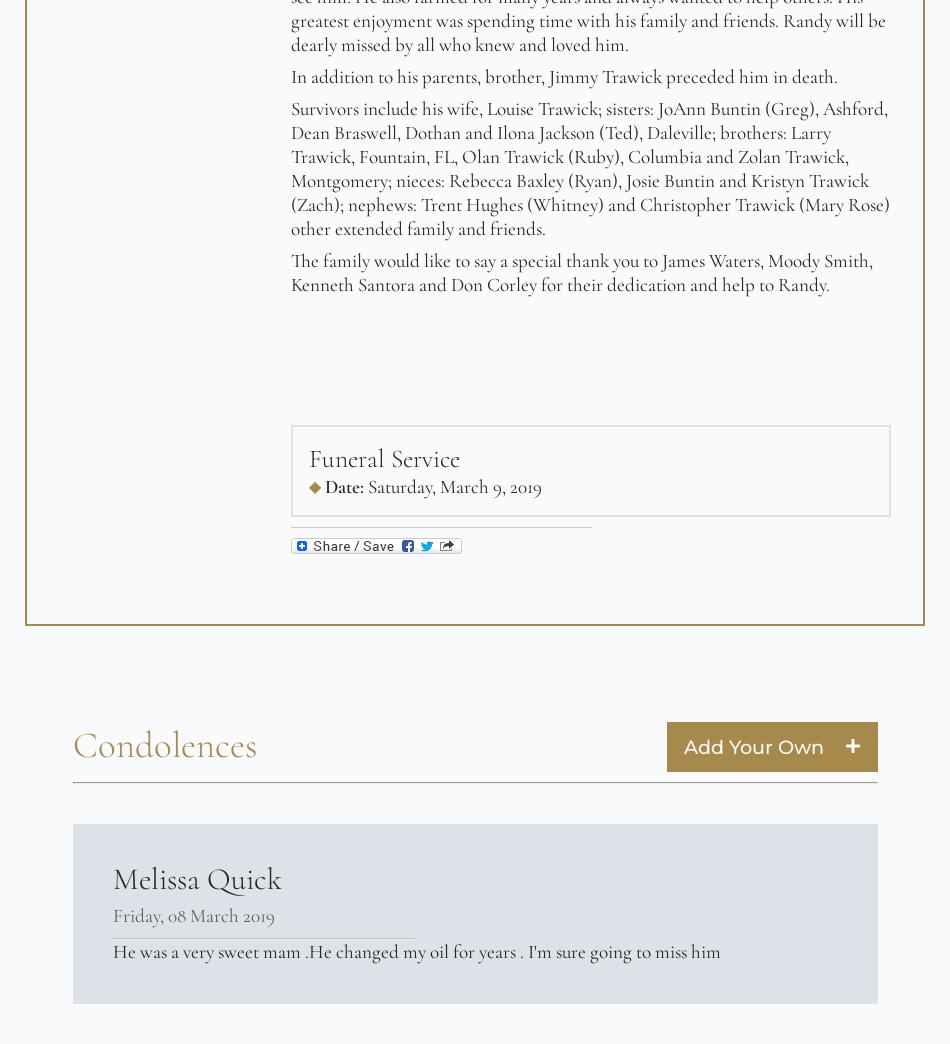 This screenshot has width=950, height=1044. Describe the element at coordinates (289, 272) in the screenshot. I see `'The family would like to say a special thank you to James Waters, Moody Smith, Kenneth Santora and Don Corley for their dedication and help to Randy.'` at that location.